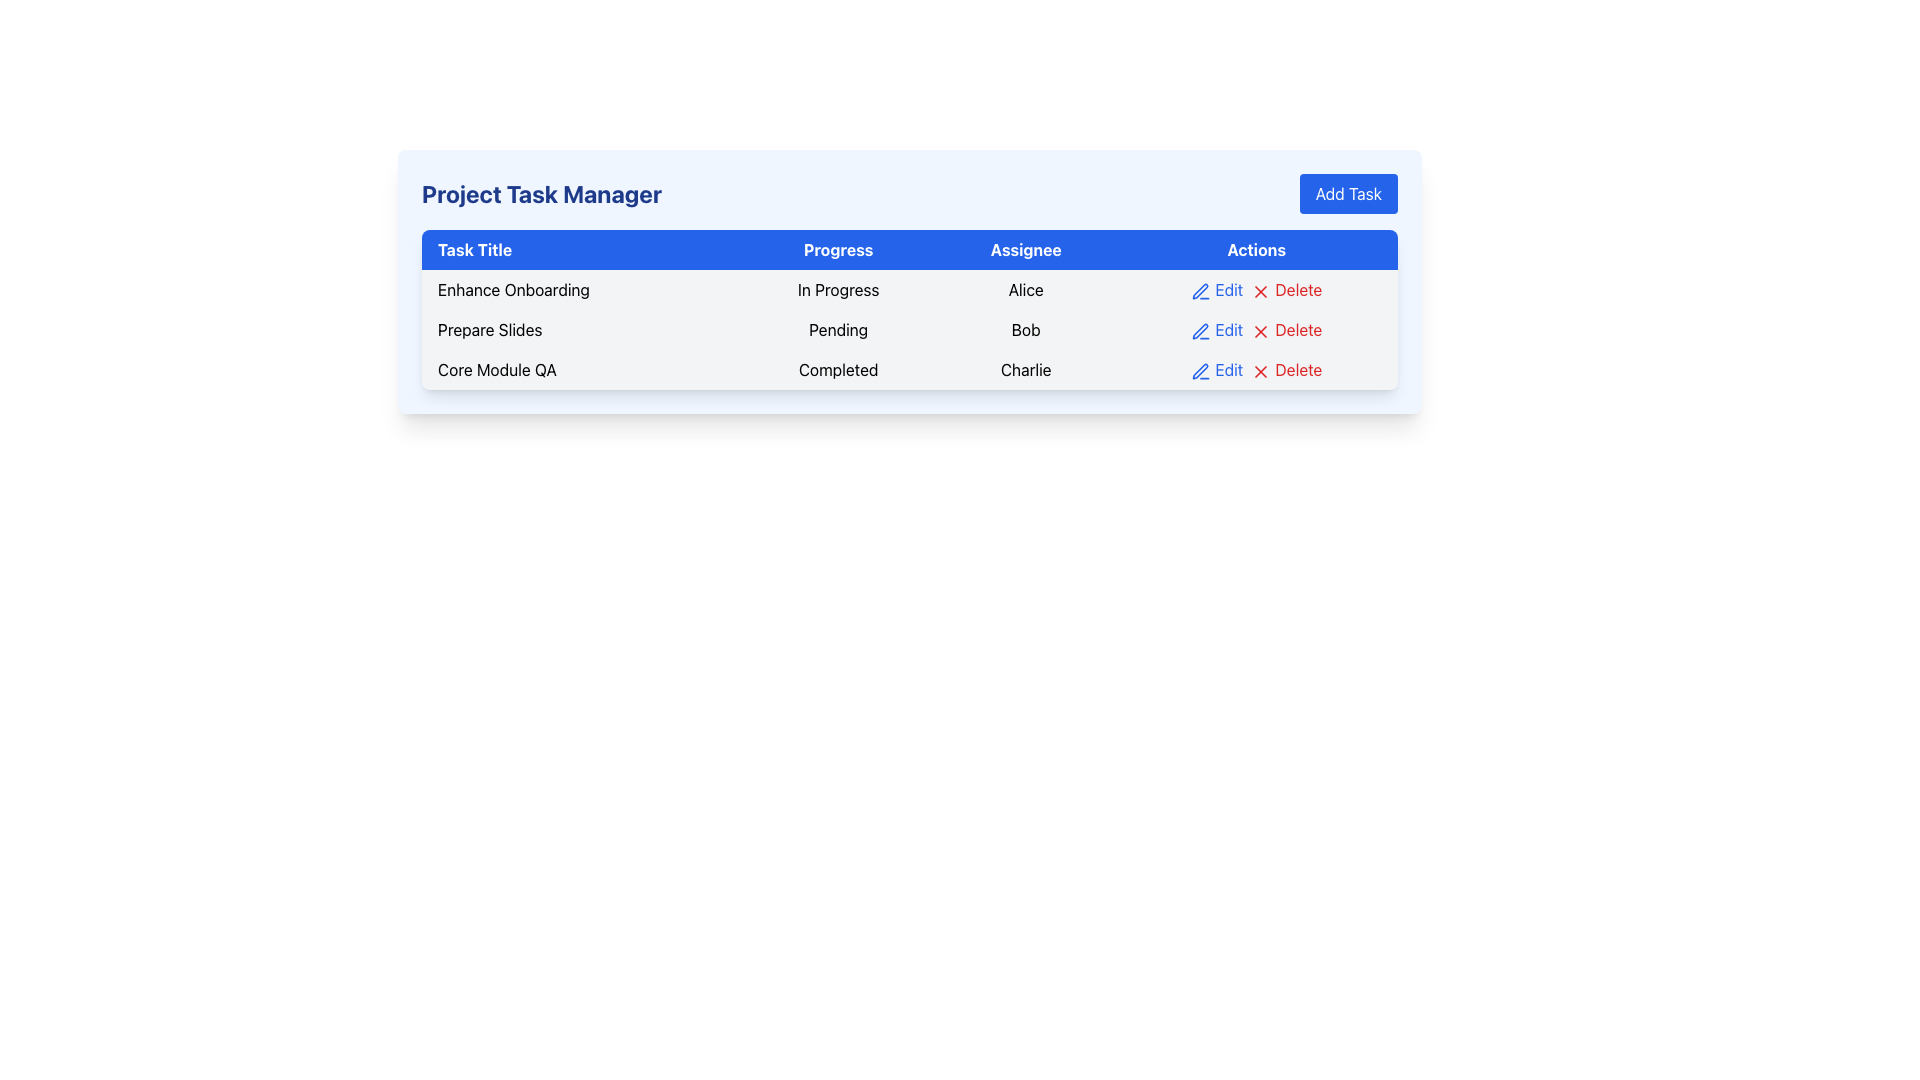 This screenshot has width=1920, height=1080. Describe the element at coordinates (1216, 370) in the screenshot. I see `the 'Edit' button styled as a hyperlink with a pen icon, located in the 'Actions' column of the last row in the table` at that location.